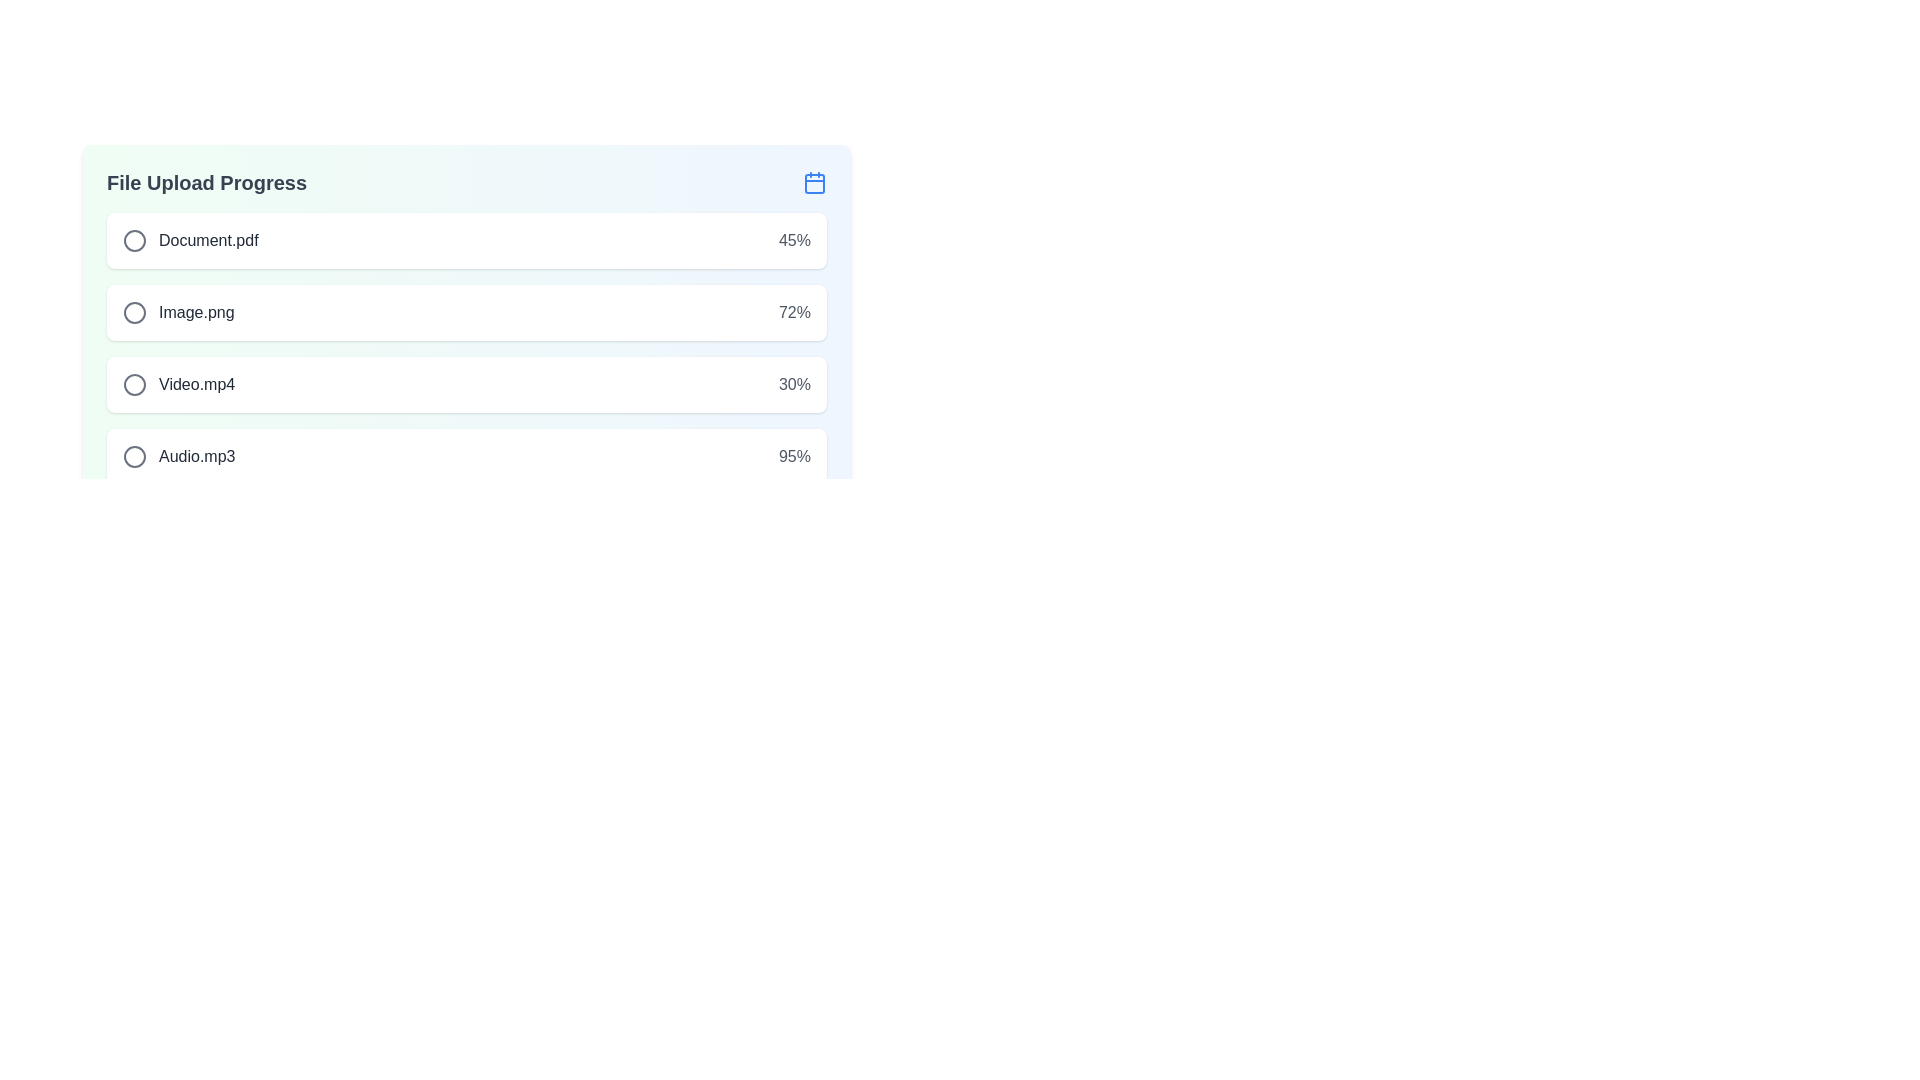  What do you see at coordinates (197, 456) in the screenshot?
I see `text label displaying the filename 'Audio.mp3' styled in bold dark gray font, which is the last file in the list of a file upload progress tracker interface` at bounding box center [197, 456].